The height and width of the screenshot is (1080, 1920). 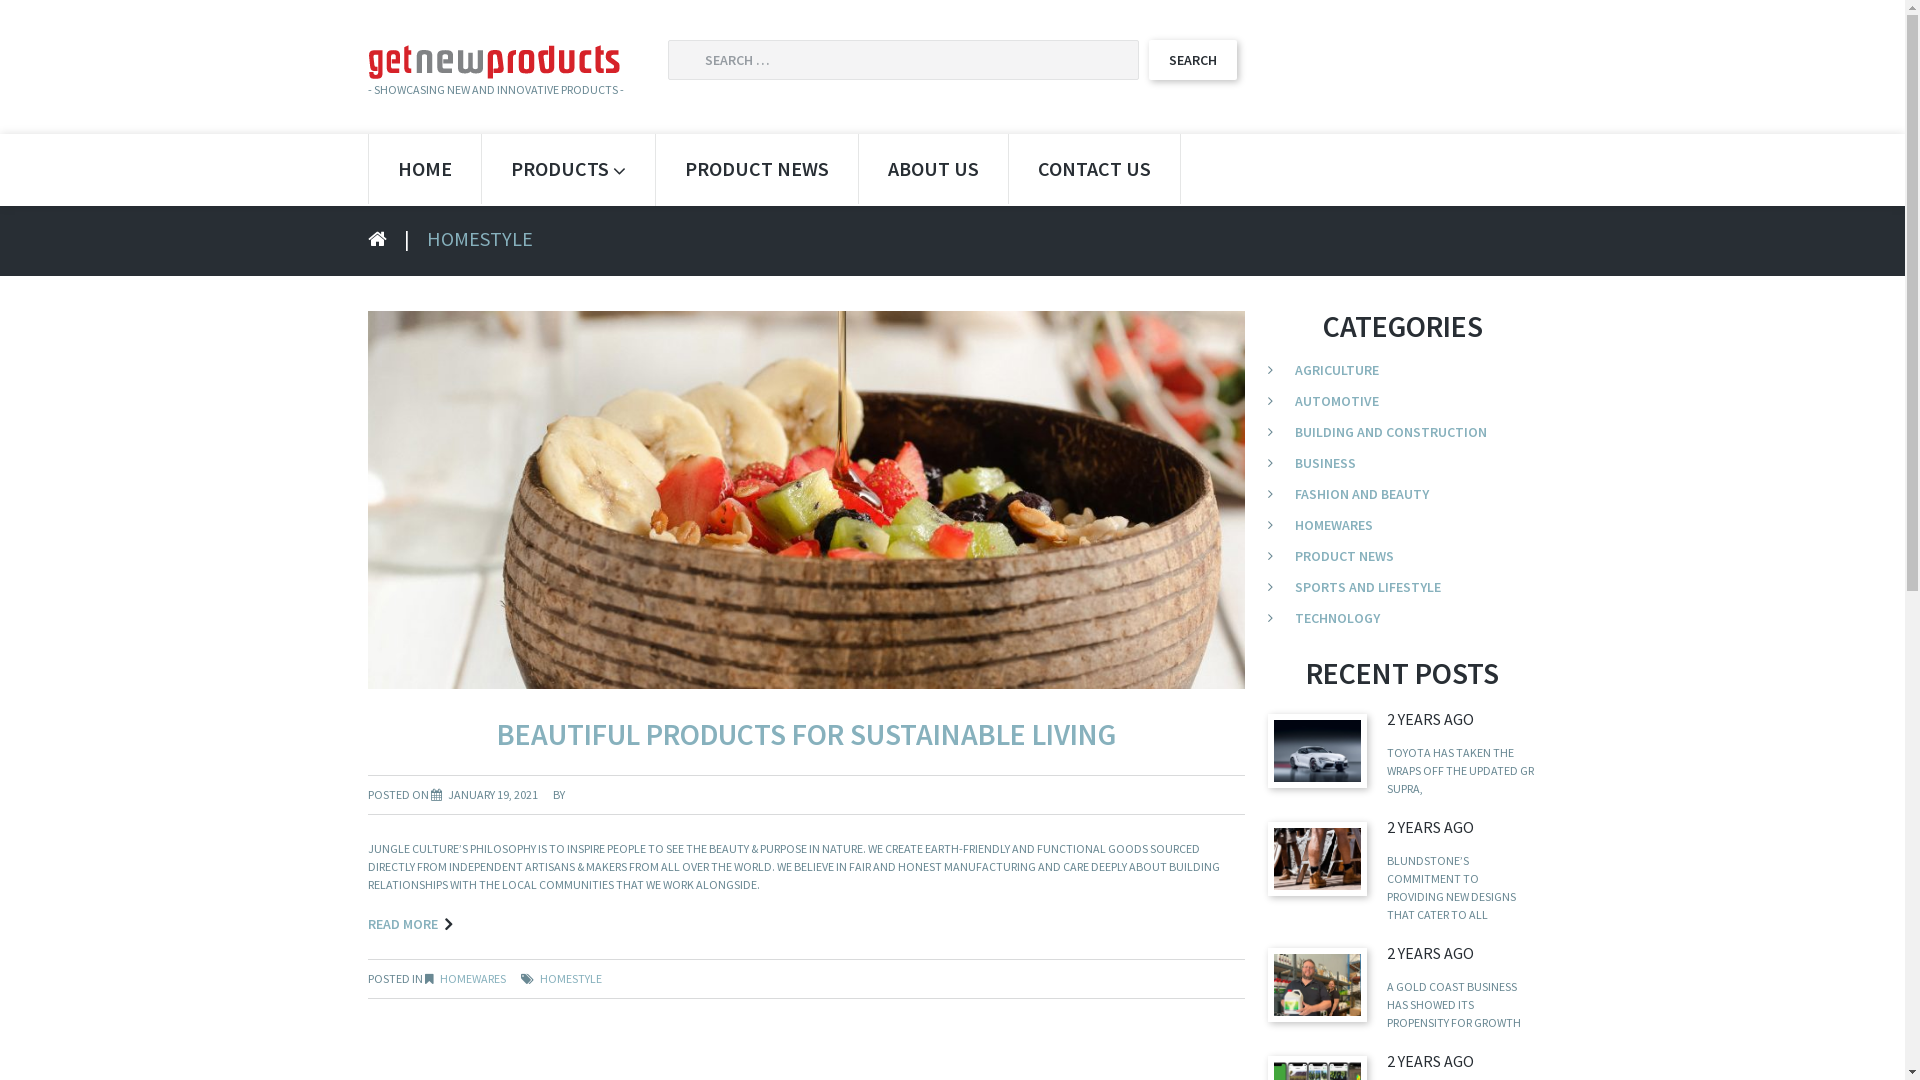 What do you see at coordinates (1147, 59) in the screenshot?
I see `'Search'` at bounding box center [1147, 59].